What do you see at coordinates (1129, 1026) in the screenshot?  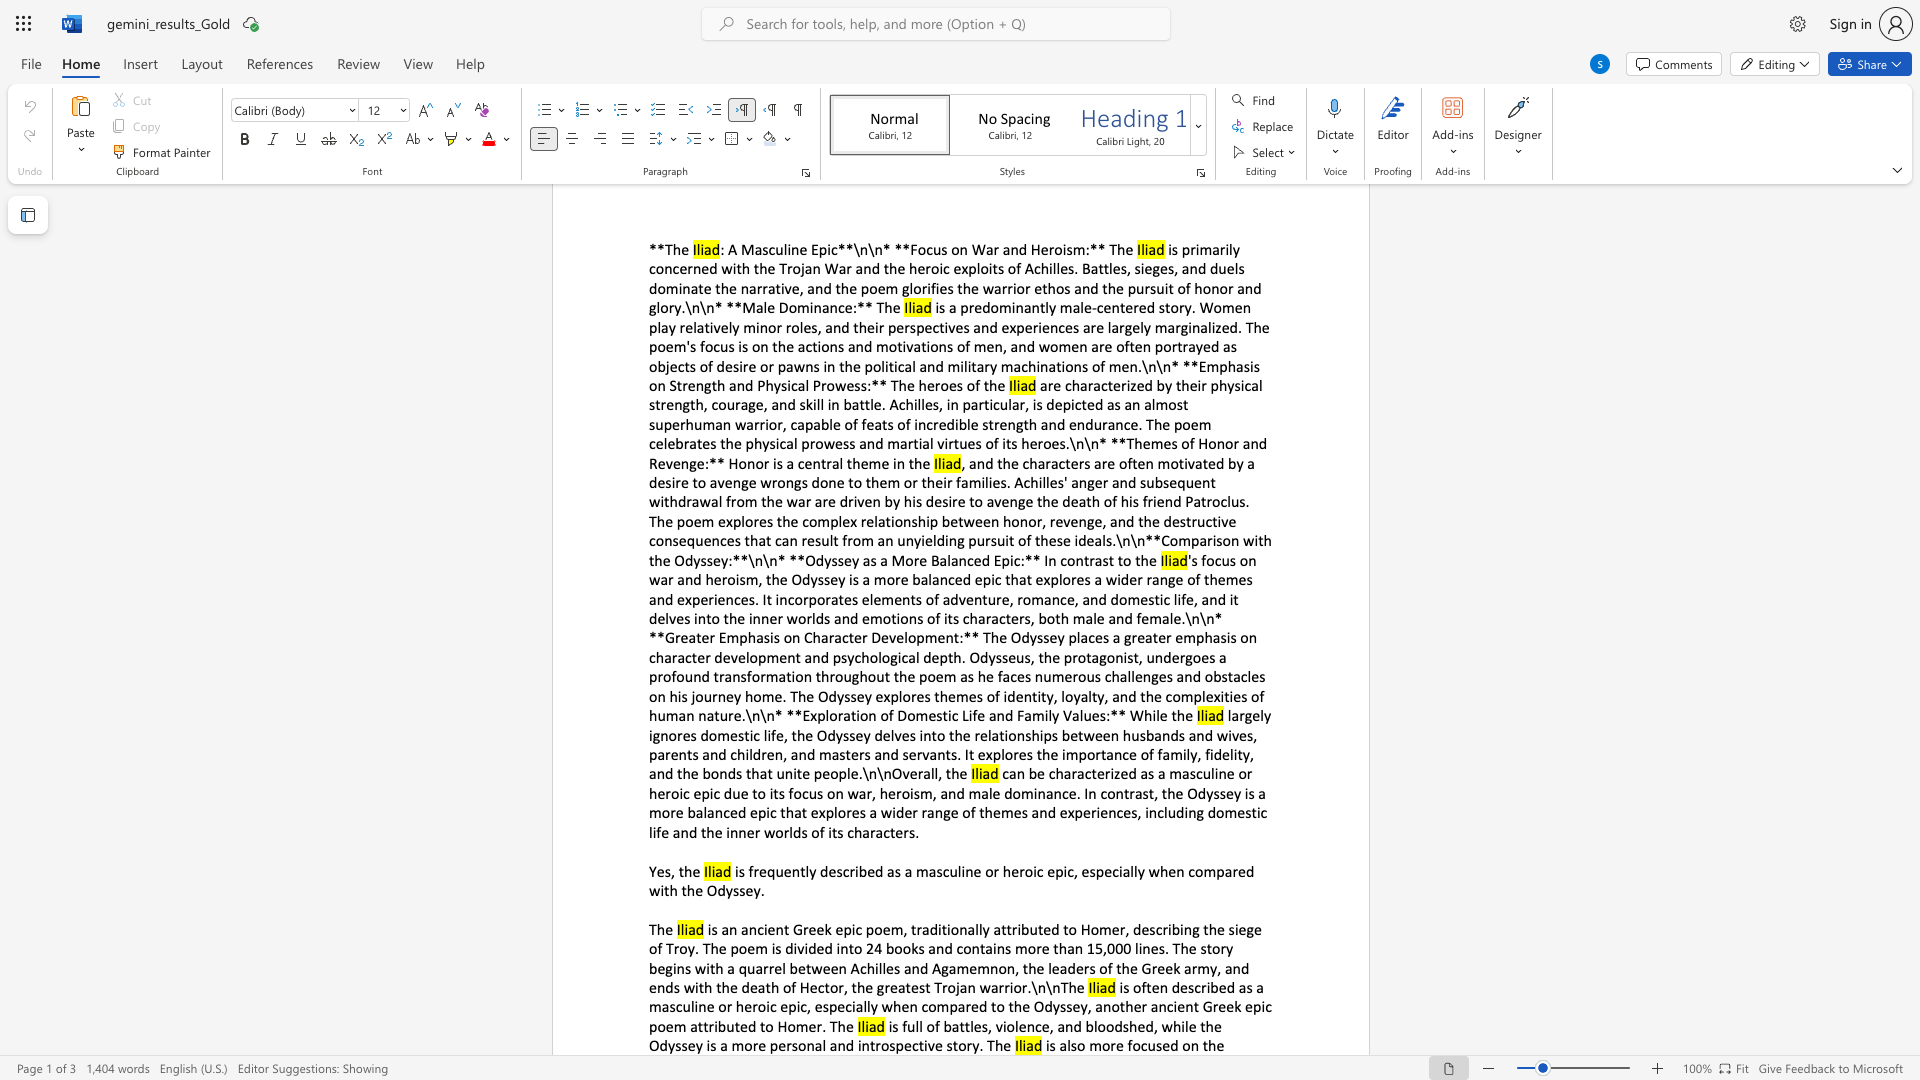 I see `the subset text "hed, while the Od" within the text "battles, violence, and bloodshed, while the Odyssey is a more personal and introspective story. The"` at bounding box center [1129, 1026].